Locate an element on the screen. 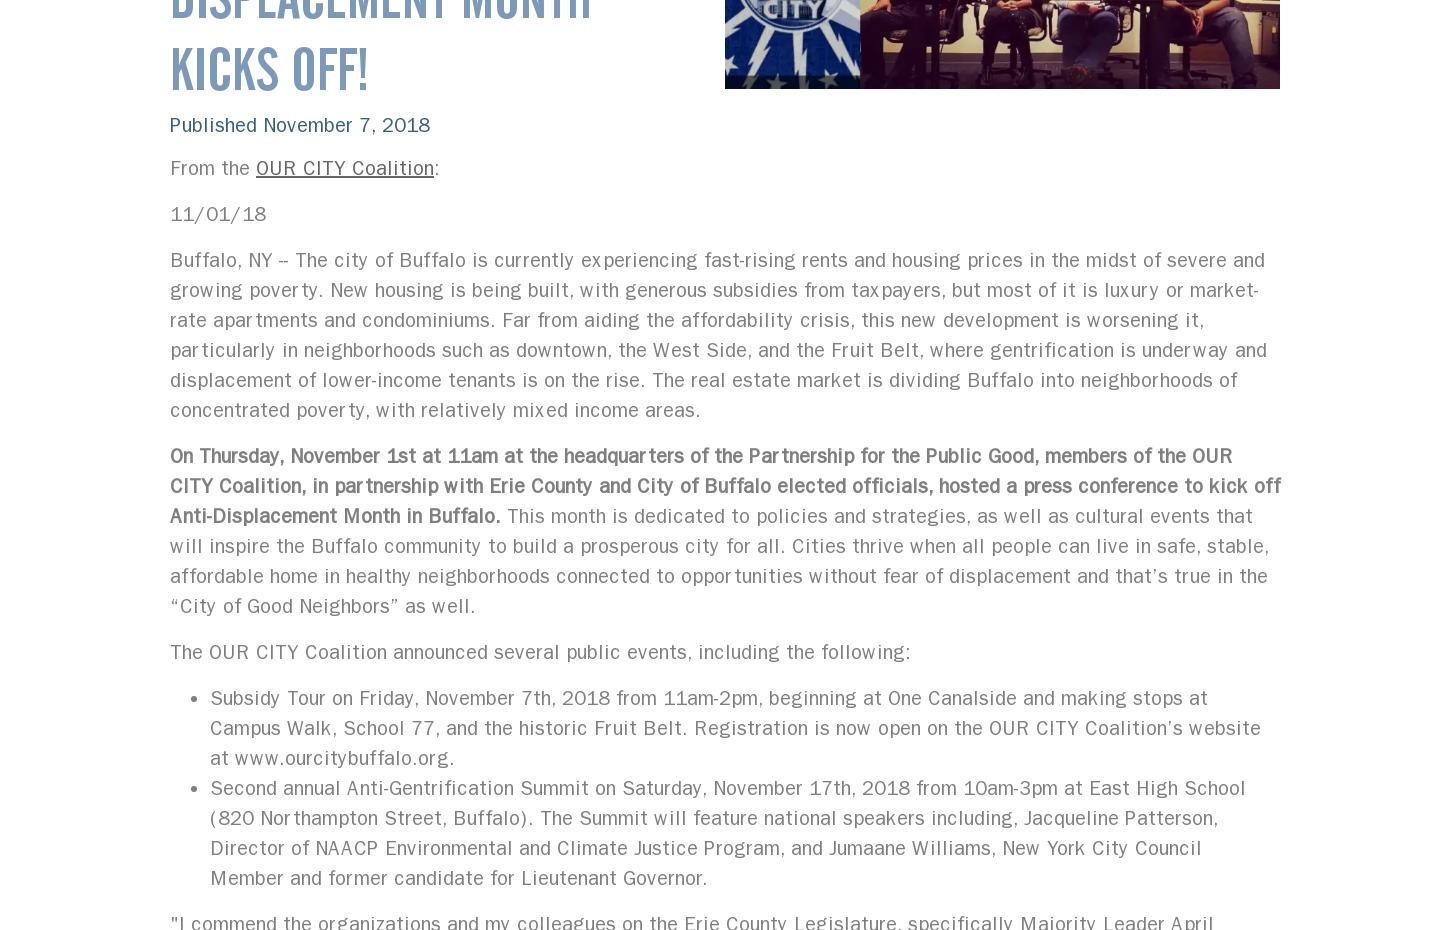 The height and width of the screenshot is (930, 1450). 'This month is dedicated to policies and strategies, as well as cultural events that will inspire the Buffalo community to build a prosperous city for all. Cities thrive when all people can live in safe, stable, affordable home in healthy neighborhoods connected to opportunities without fear of displacement and that’s true in the “City of Good Neighbors” as well.' is located at coordinates (718, 561).